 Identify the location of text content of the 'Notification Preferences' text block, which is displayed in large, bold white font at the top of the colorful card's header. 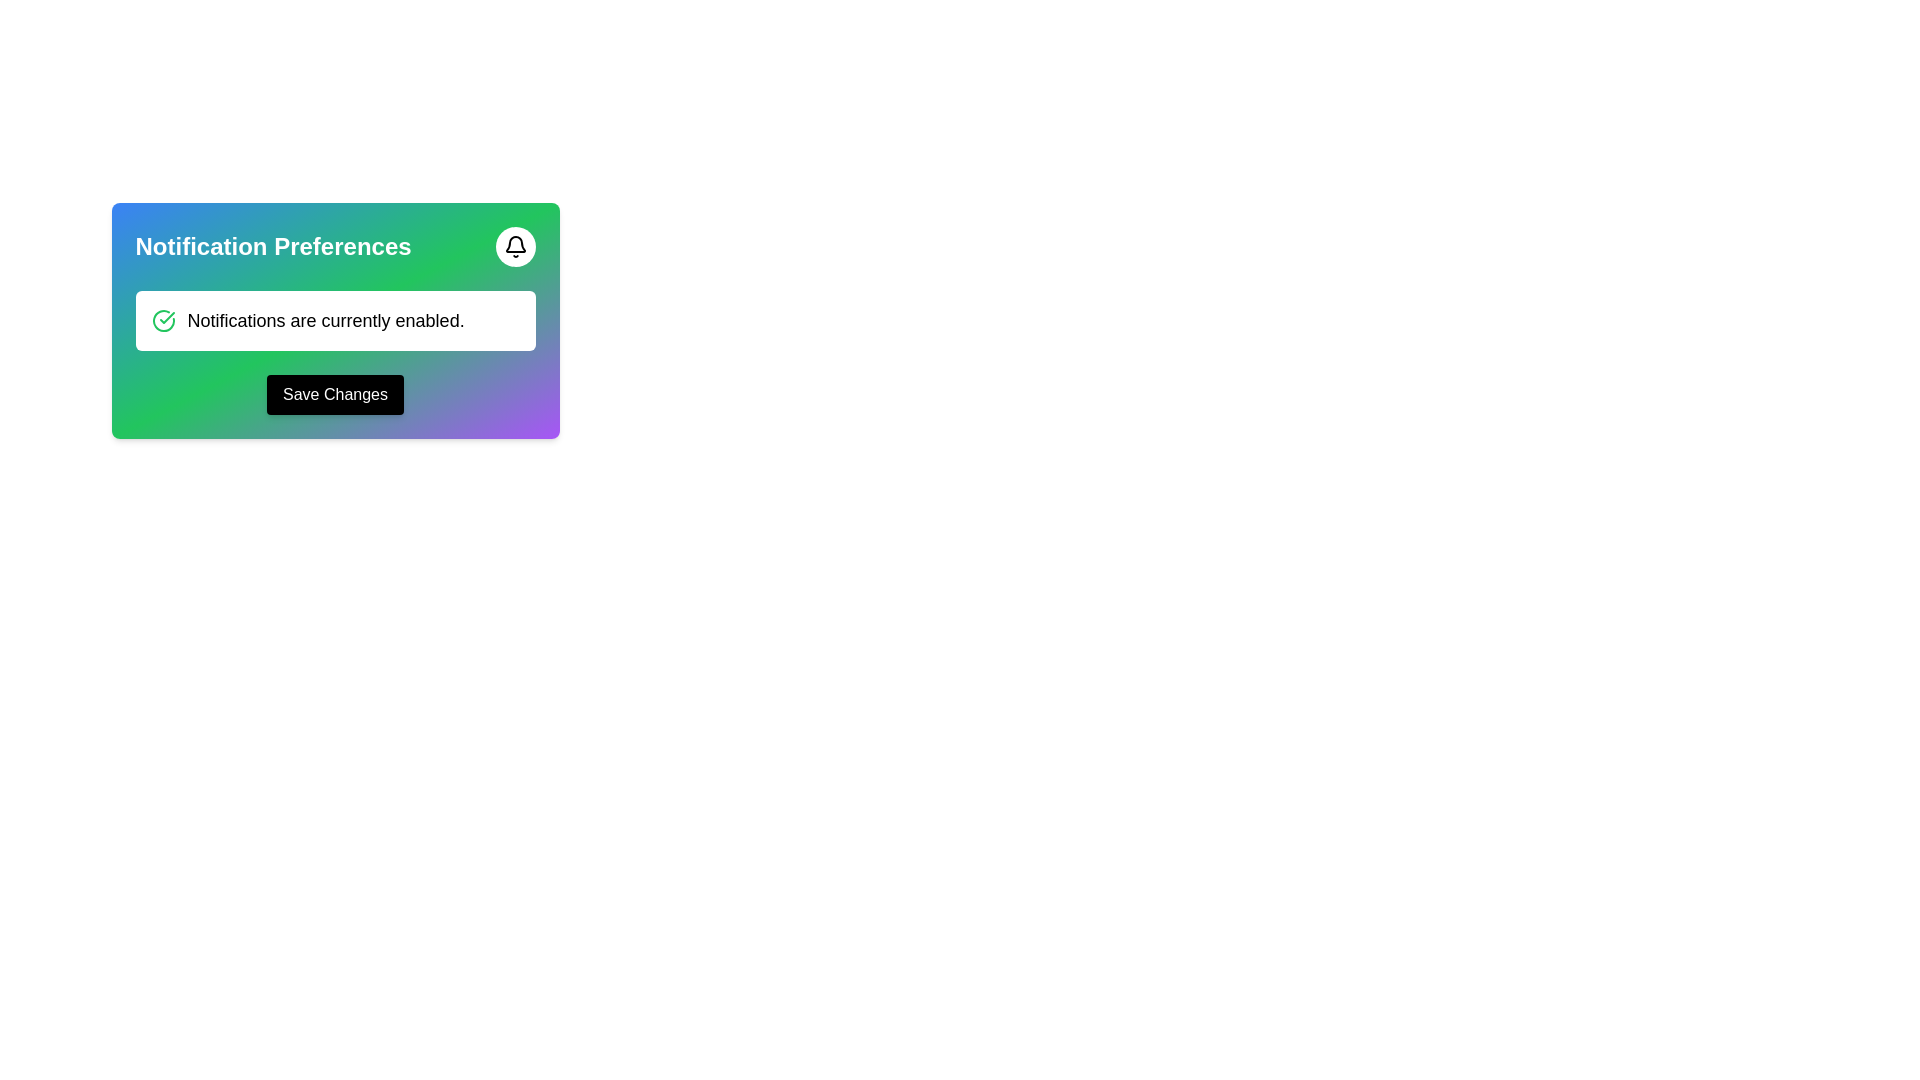
(335, 245).